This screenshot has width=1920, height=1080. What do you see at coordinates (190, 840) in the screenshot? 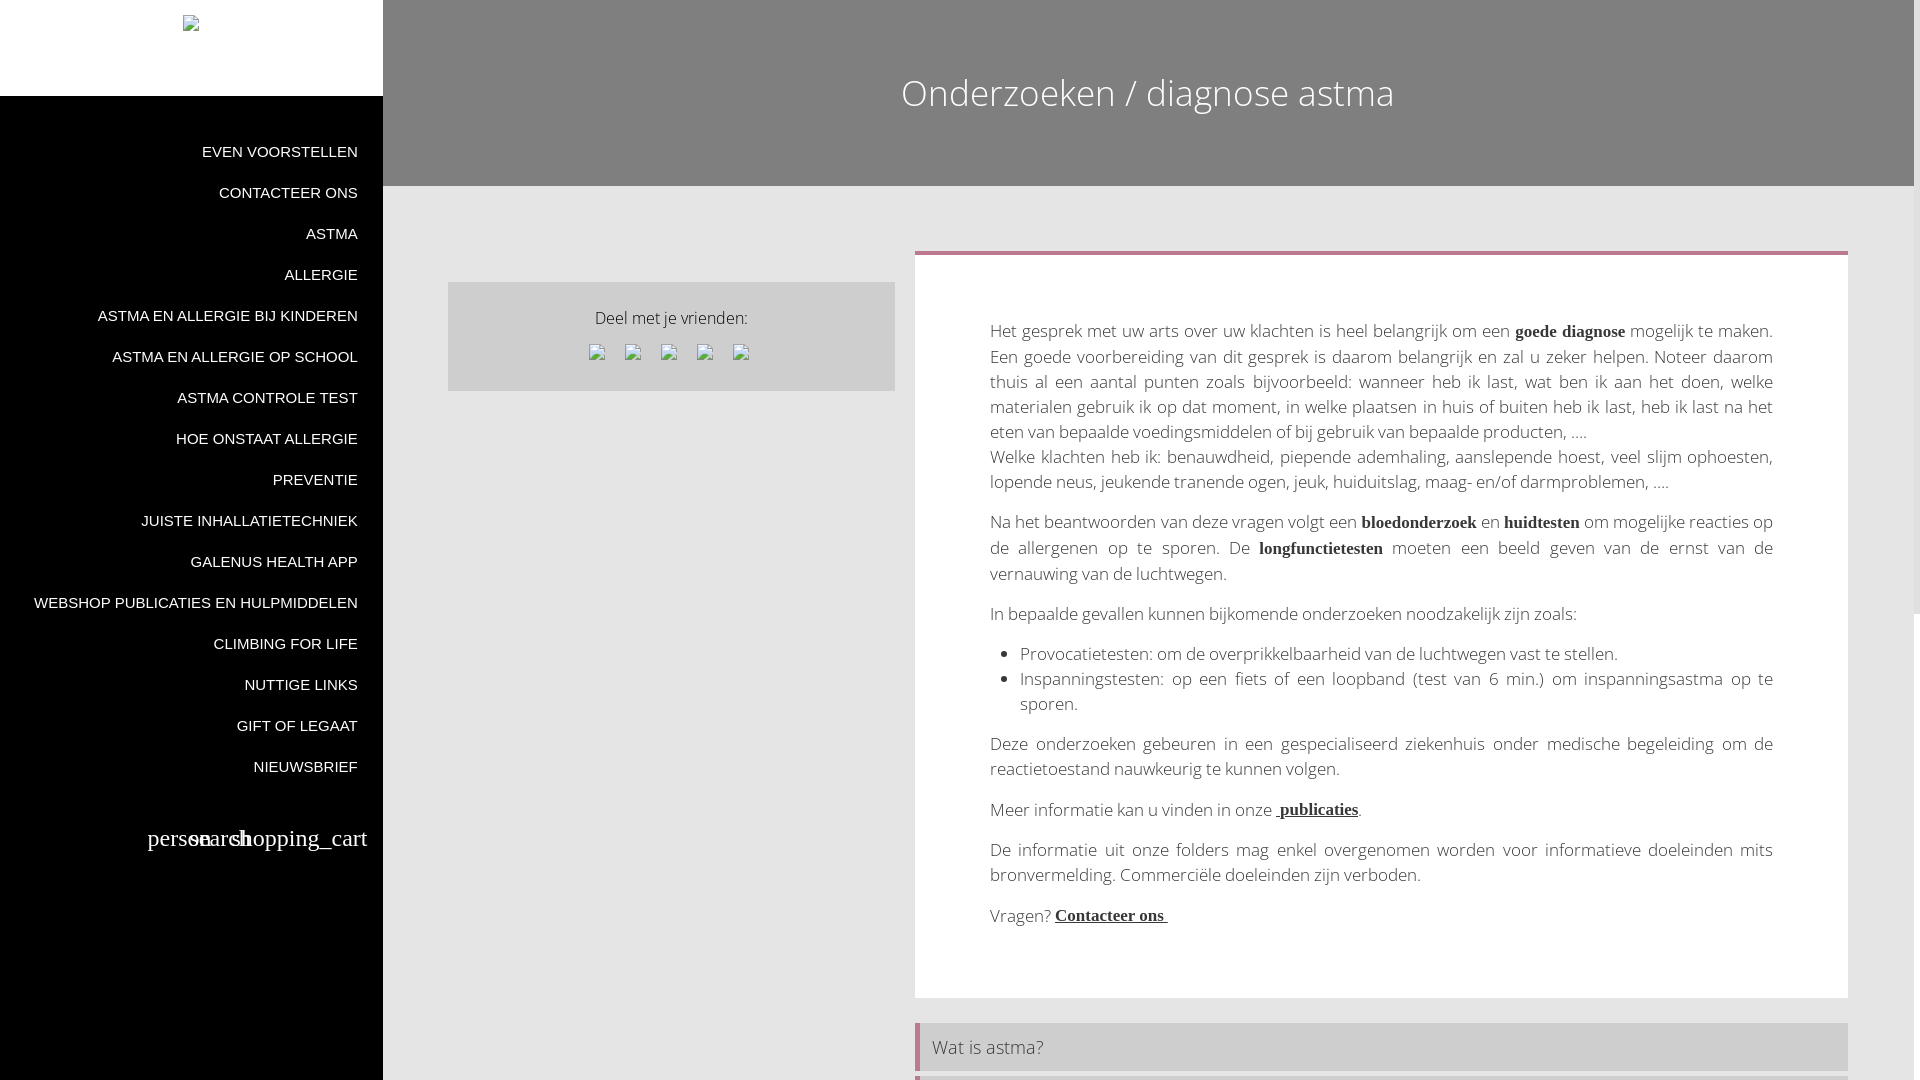
I see `'search'` at bounding box center [190, 840].